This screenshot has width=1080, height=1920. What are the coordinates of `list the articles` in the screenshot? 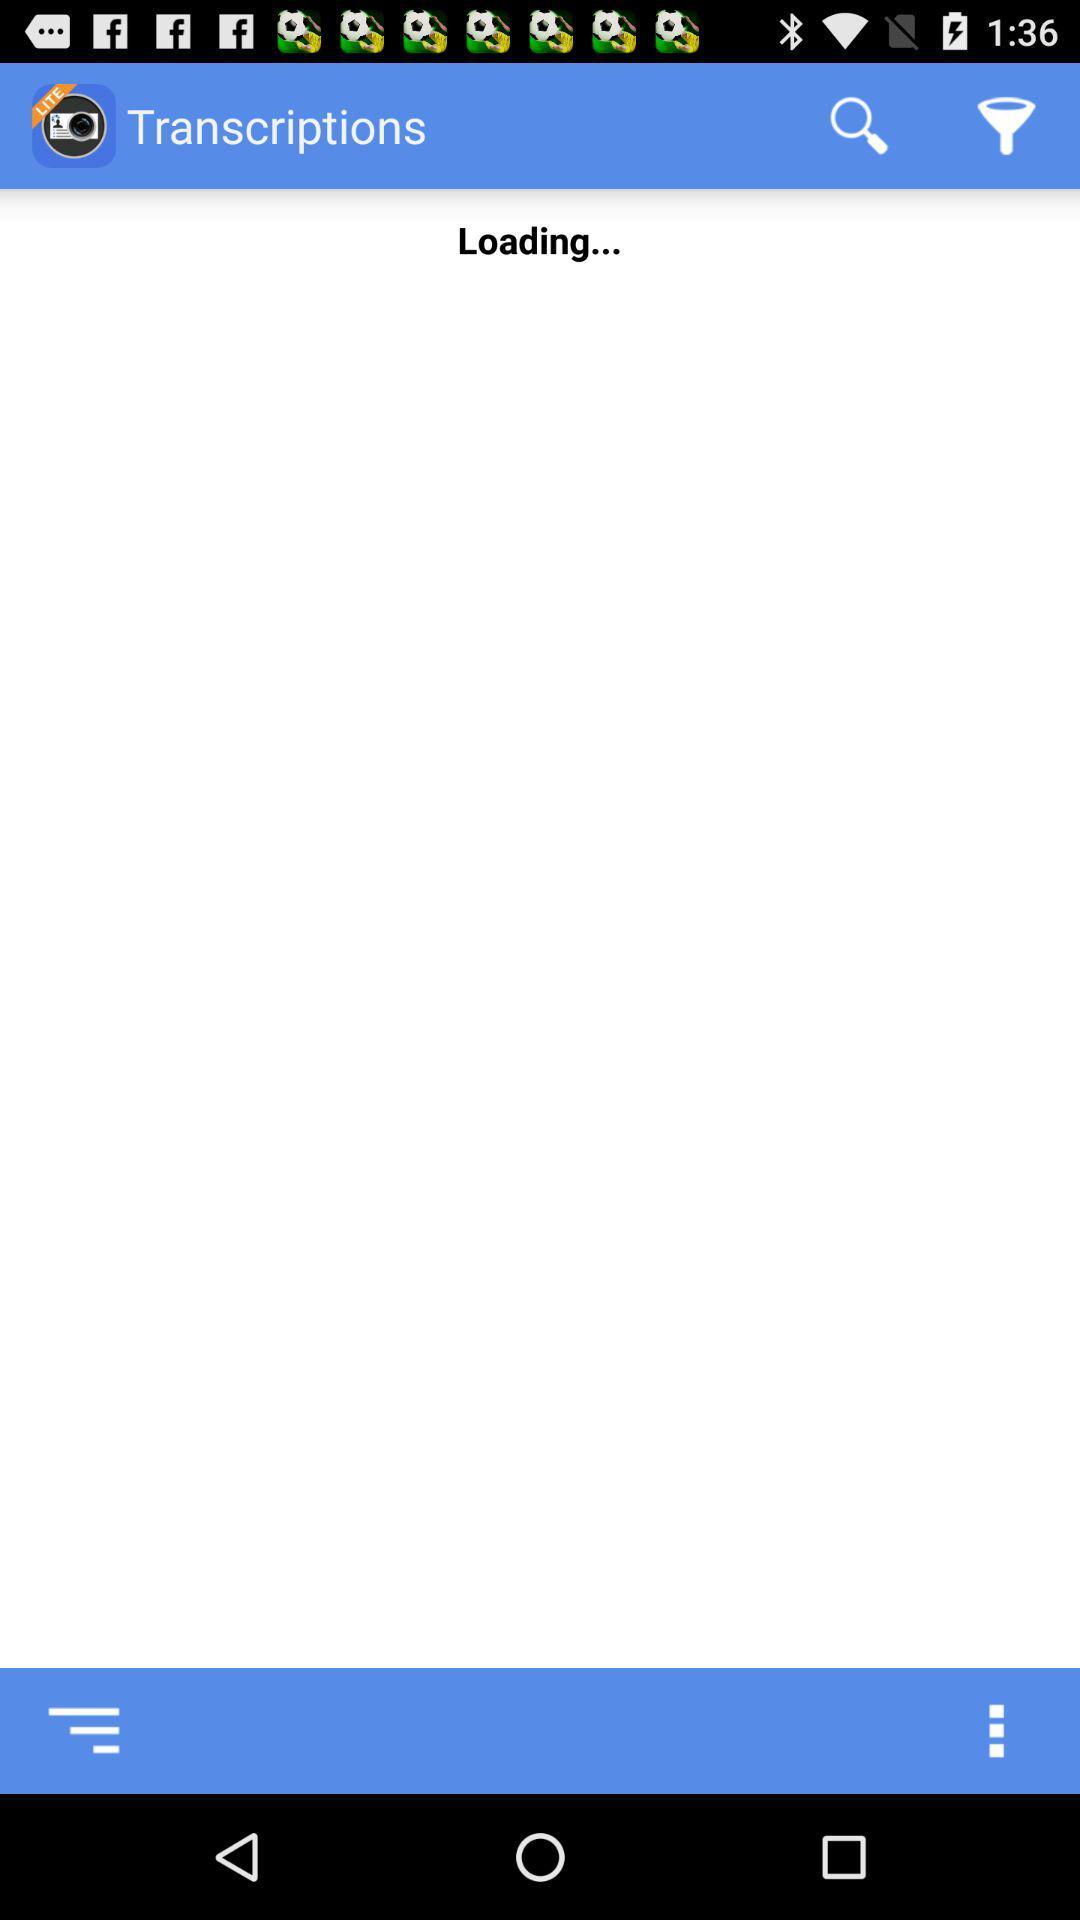 It's located at (61, 1730).